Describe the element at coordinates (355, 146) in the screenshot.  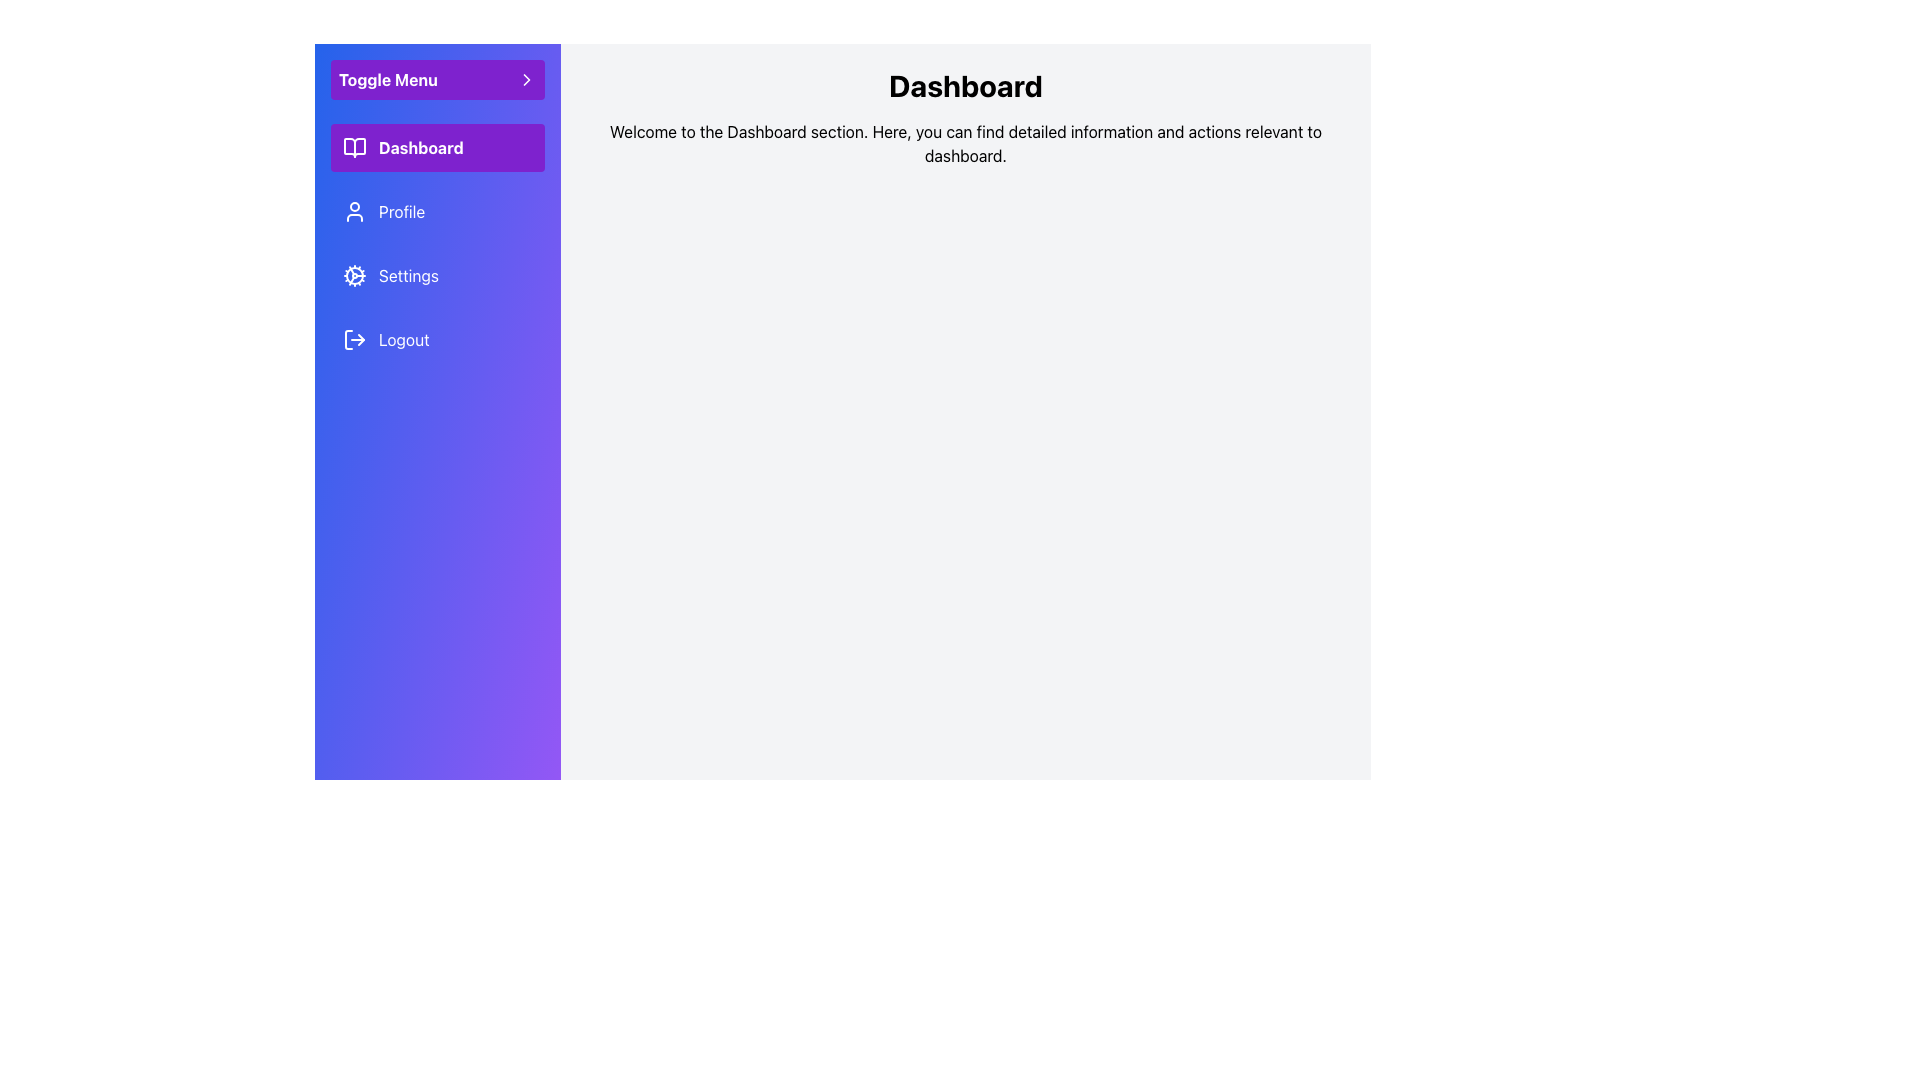
I see `the SVG graphical element depicting the left side of the book's open pages, which is part of the purple 'Dashboard' button in the vertical navigation bar` at that location.